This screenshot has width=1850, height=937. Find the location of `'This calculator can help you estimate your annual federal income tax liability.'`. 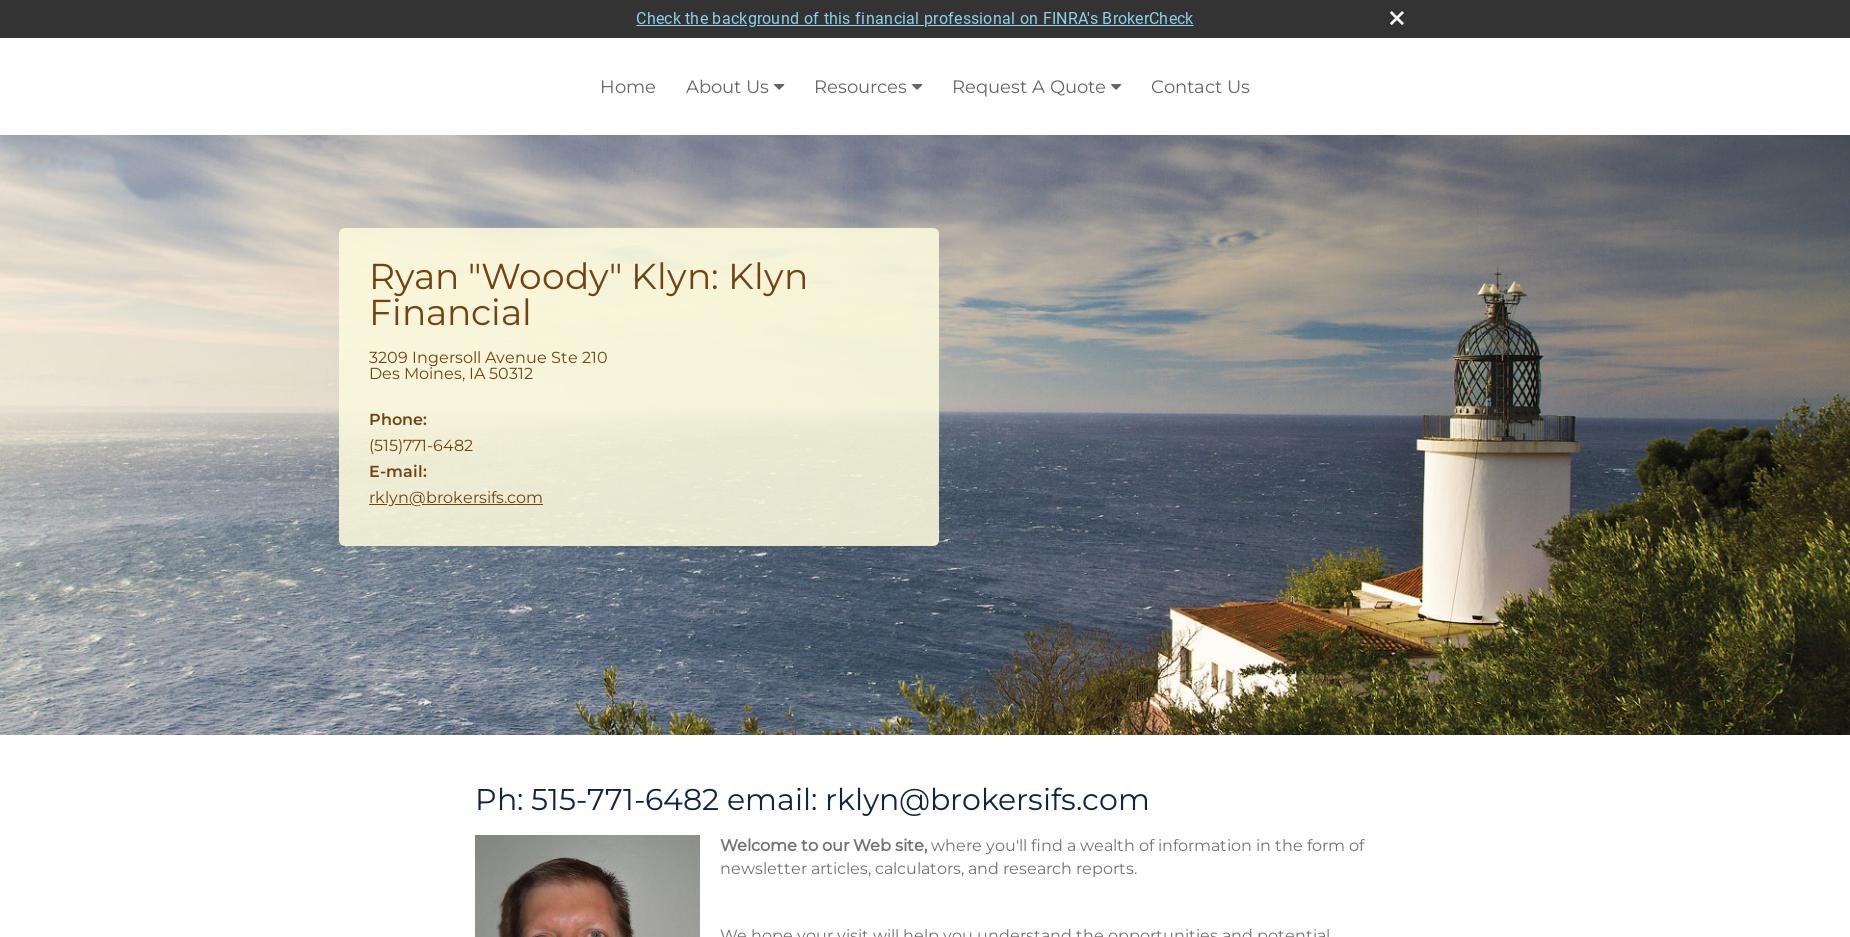

'This calculator can help you estimate your annual federal income tax liability.' is located at coordinates (673, 660).